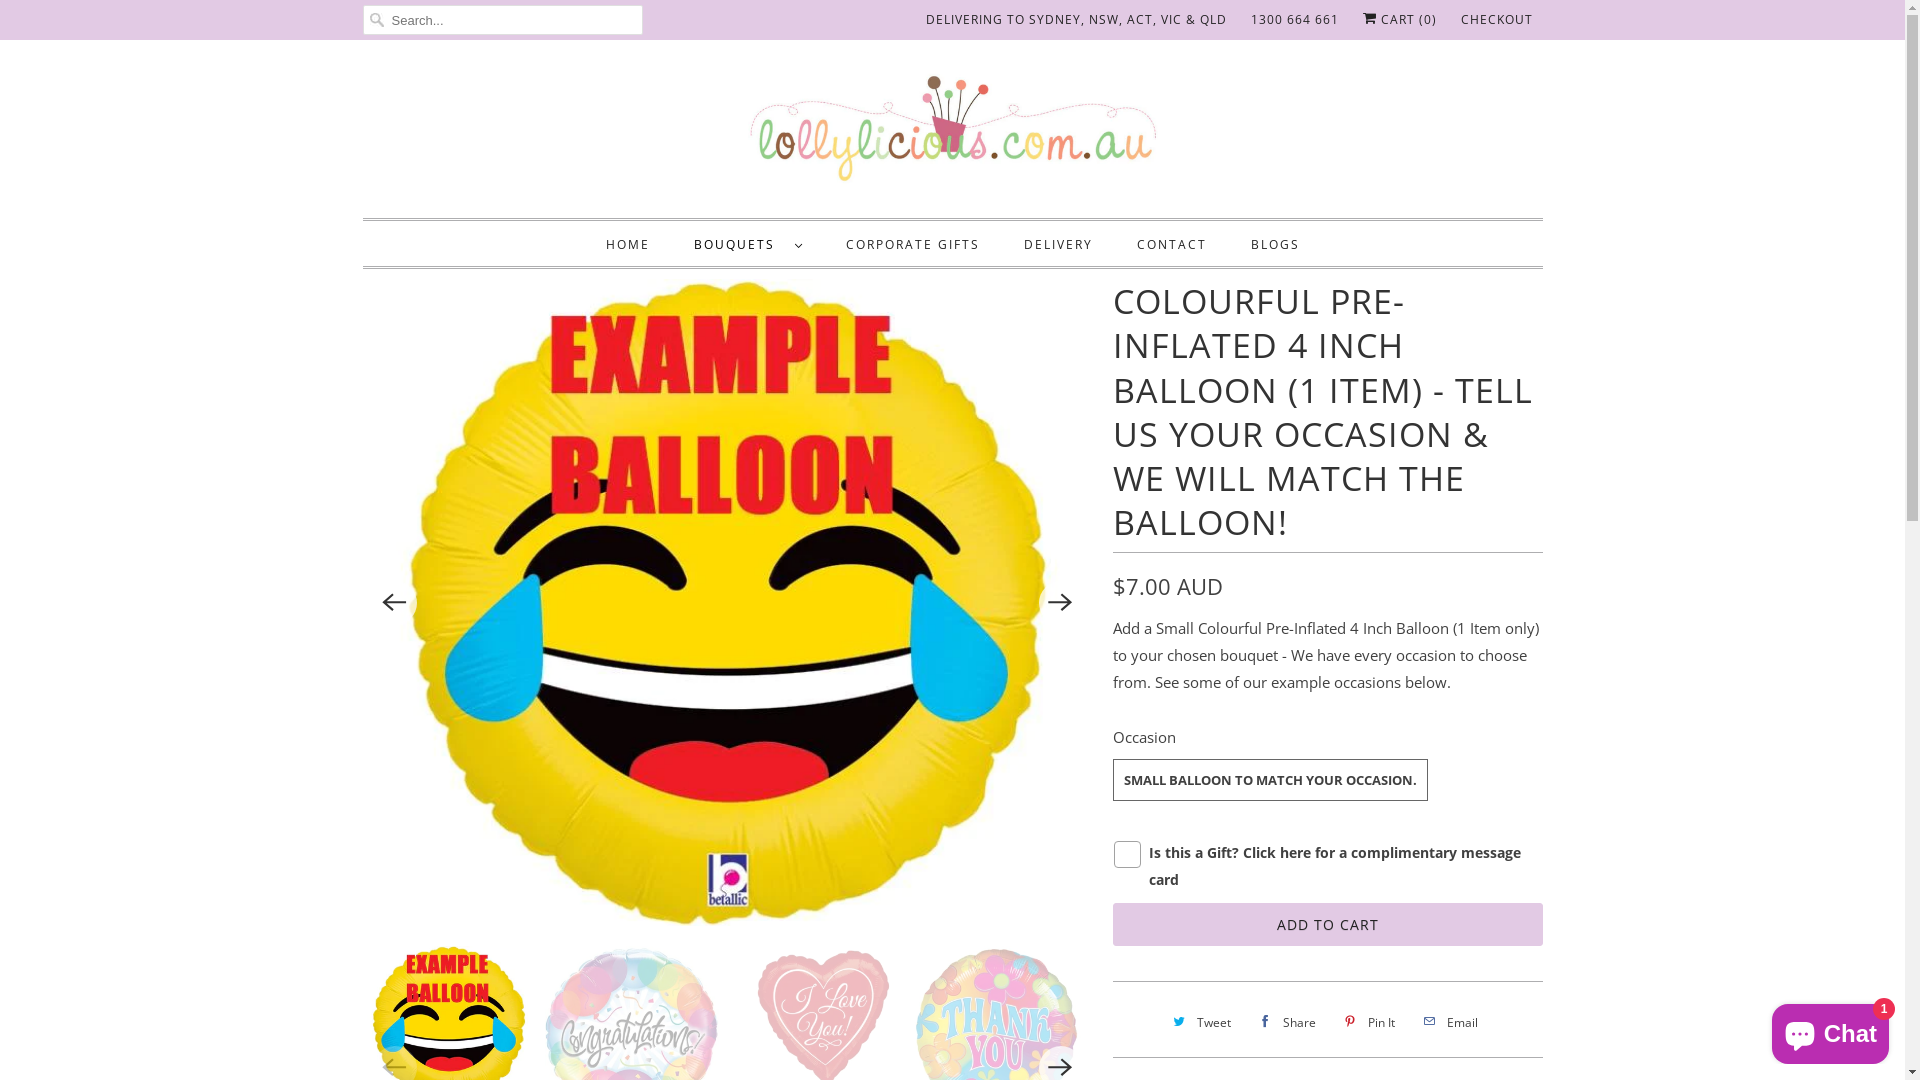 This screenshot has width=1920, height=1080. Describe the element at coordinates (1361, 19) in the screenshot. I see `'CART (0)'` at that location.